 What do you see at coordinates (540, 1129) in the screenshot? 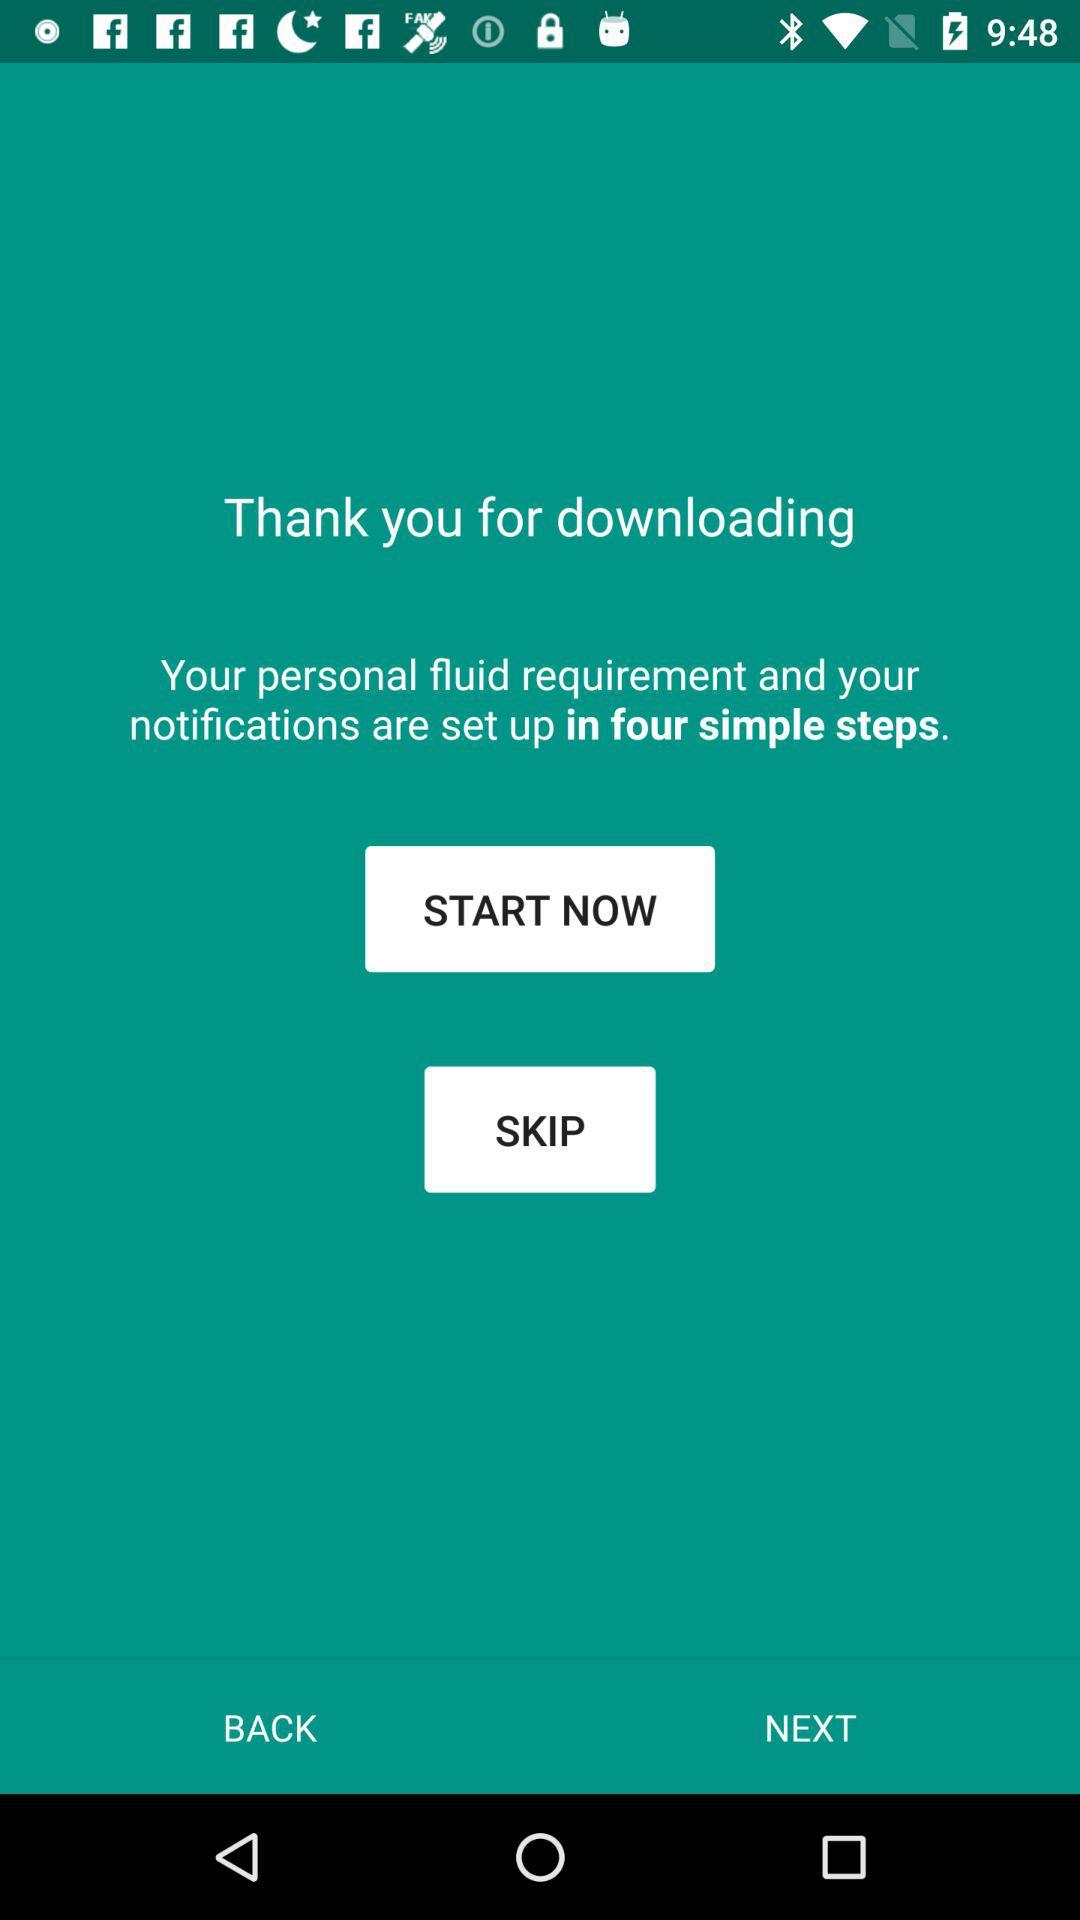
I see `the skip button` at bounding box center [540, 1129].